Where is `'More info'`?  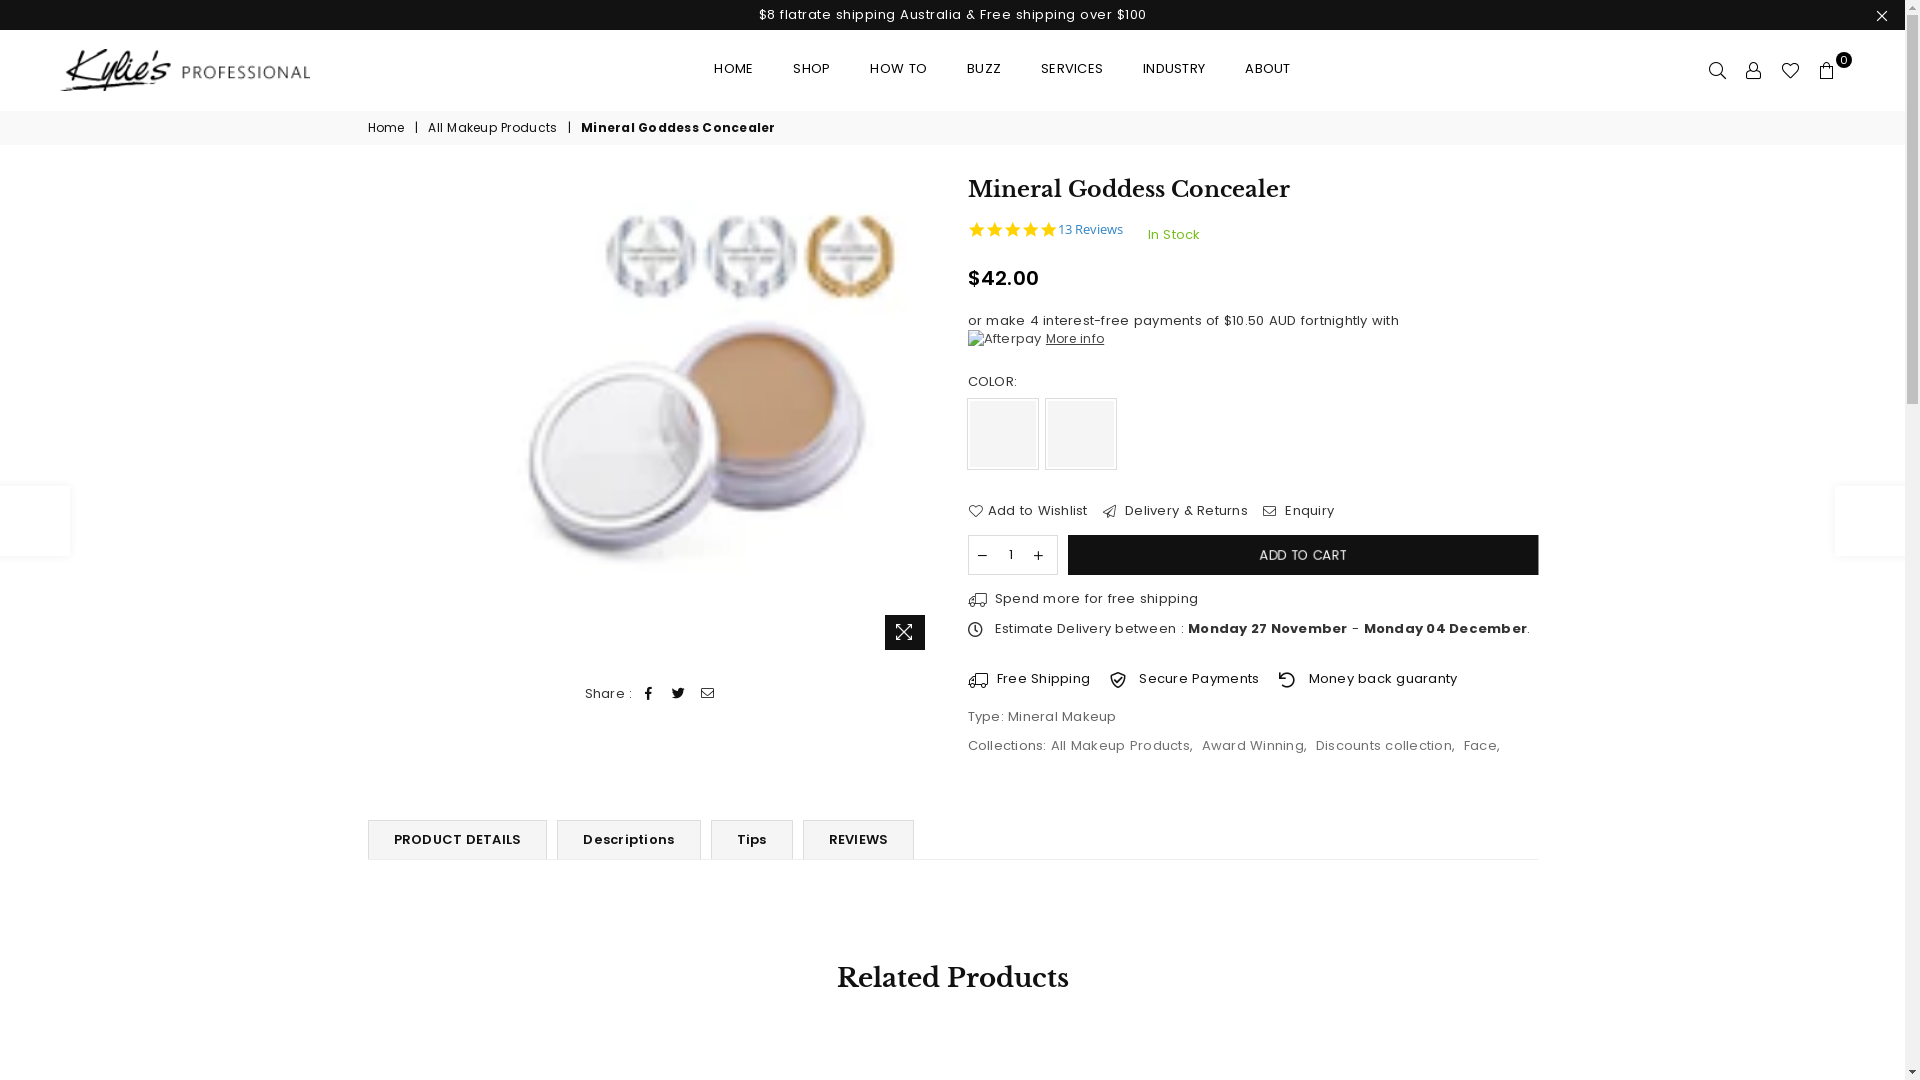 'More info' is located at coordinates (1036, 338).